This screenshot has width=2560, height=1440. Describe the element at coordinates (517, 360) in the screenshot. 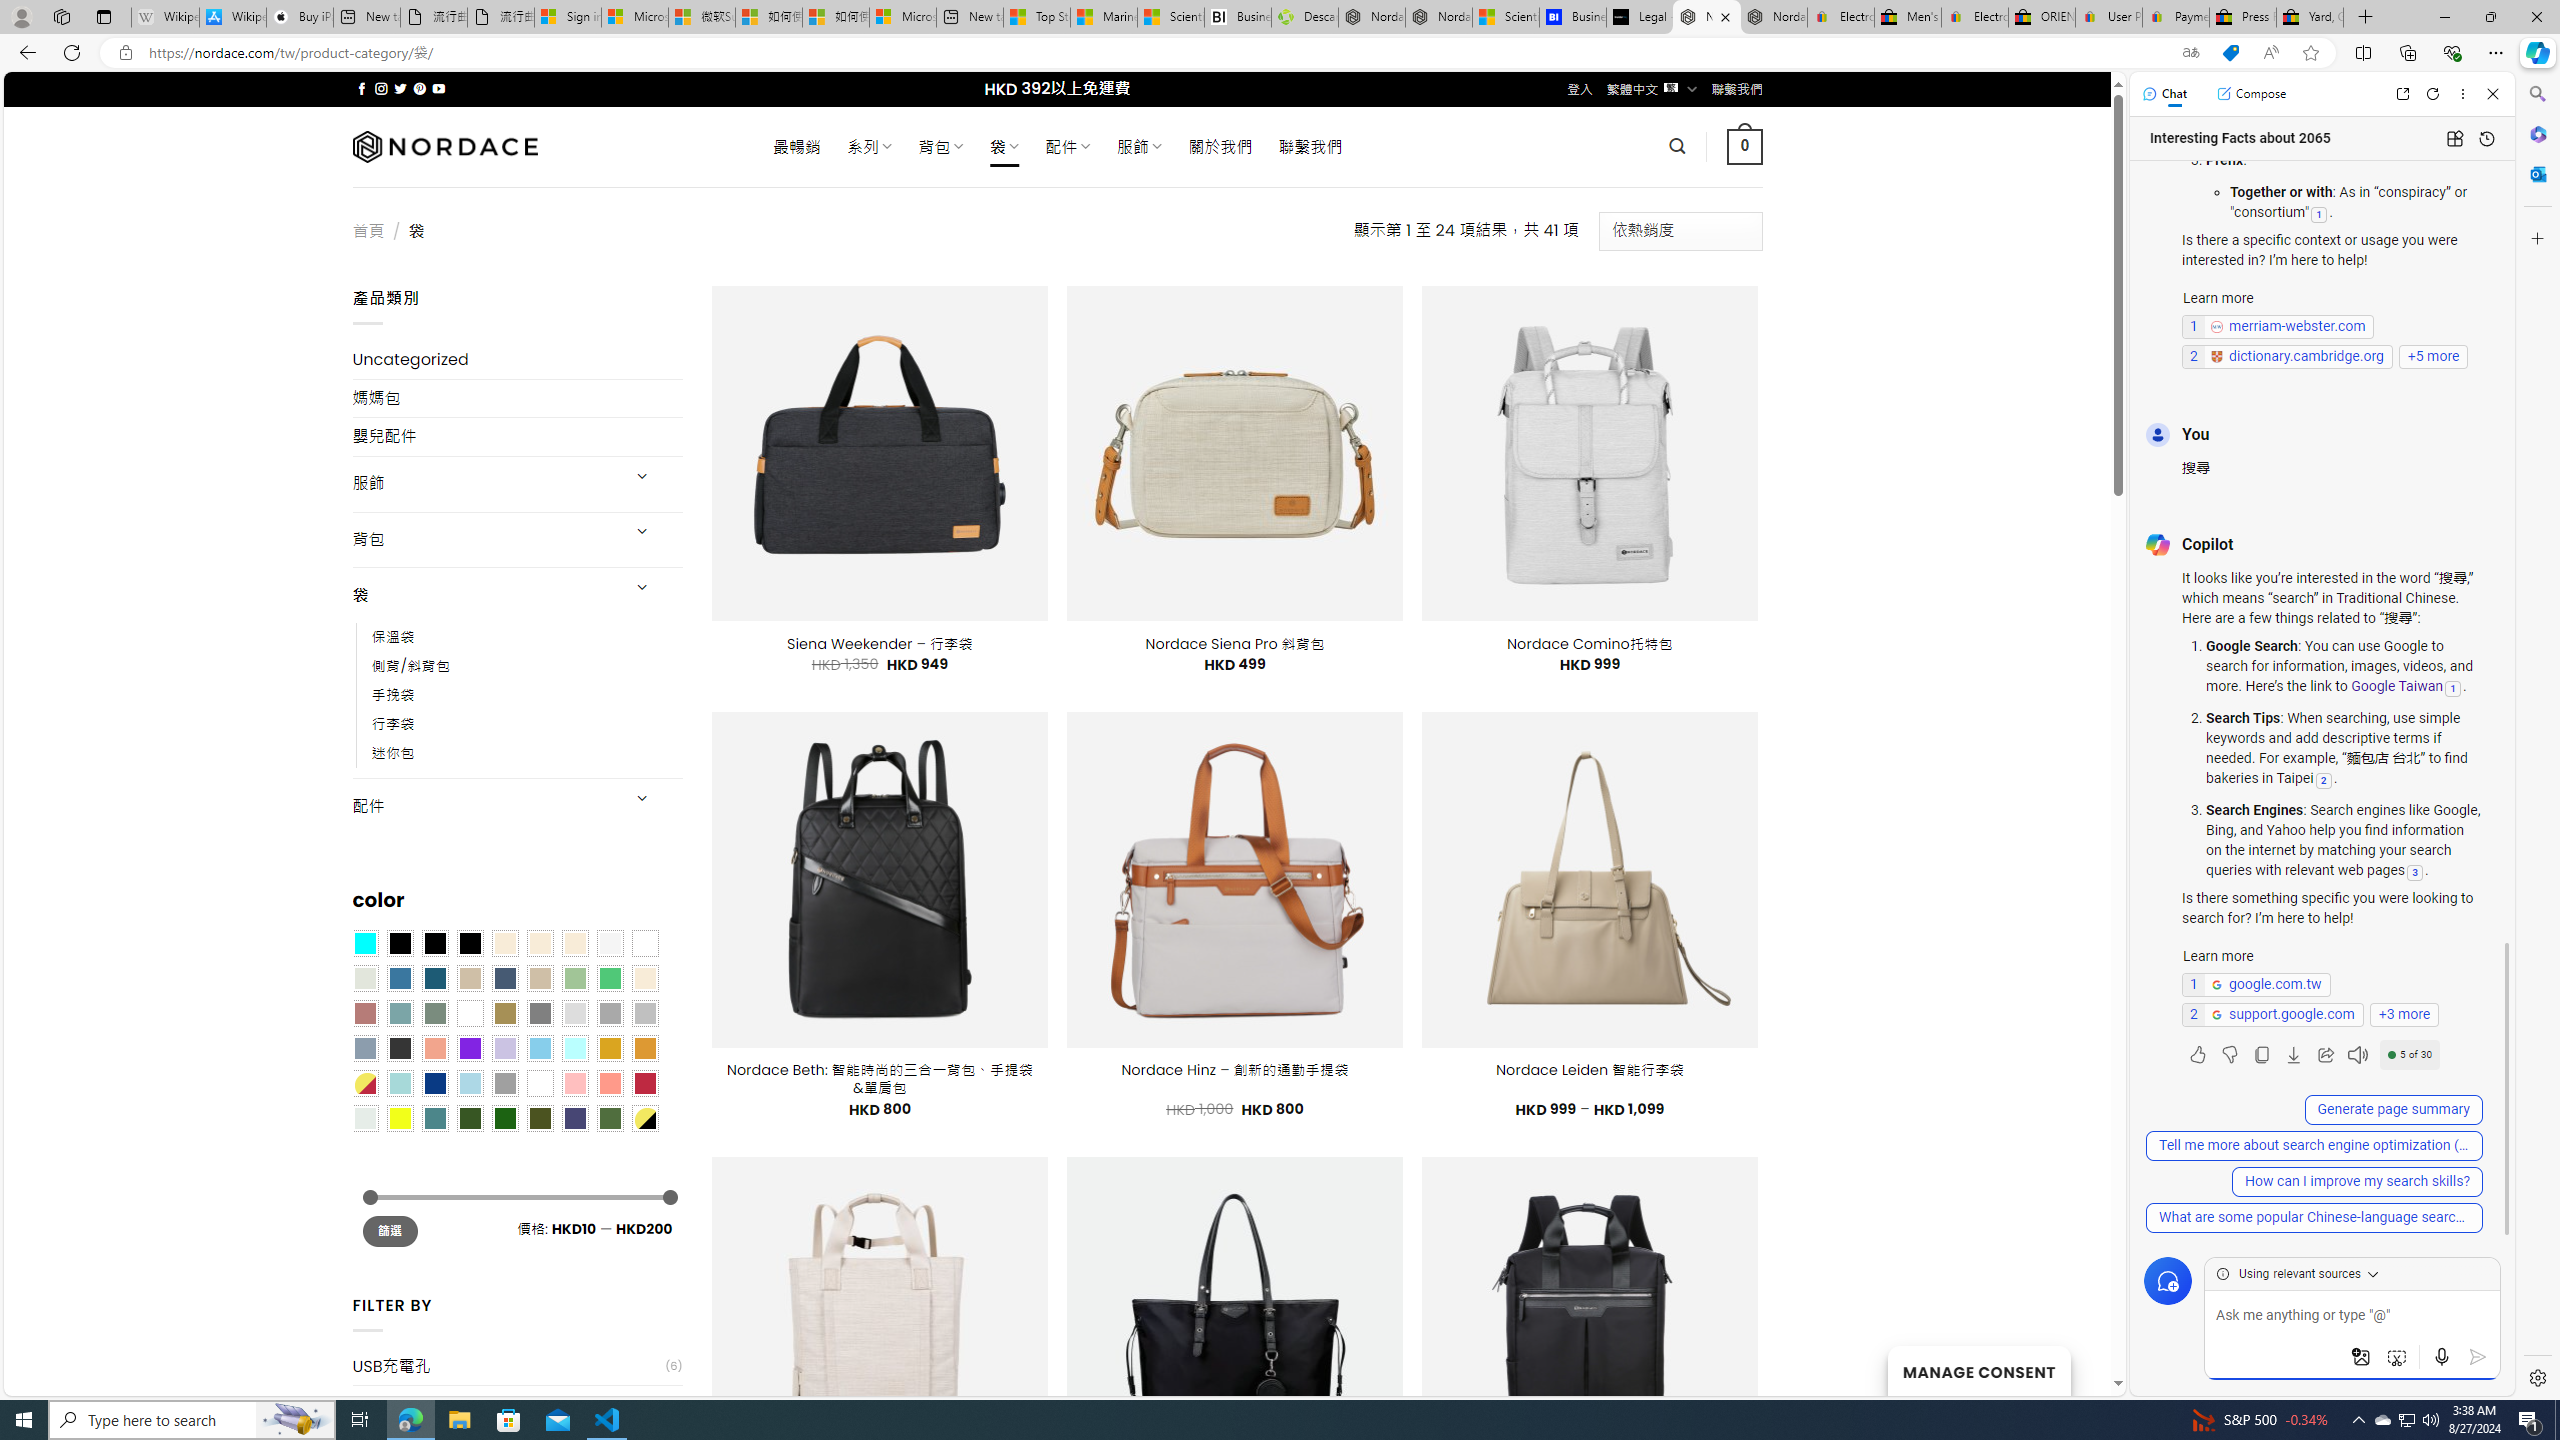

I see `'Uncategorized'` at that location.